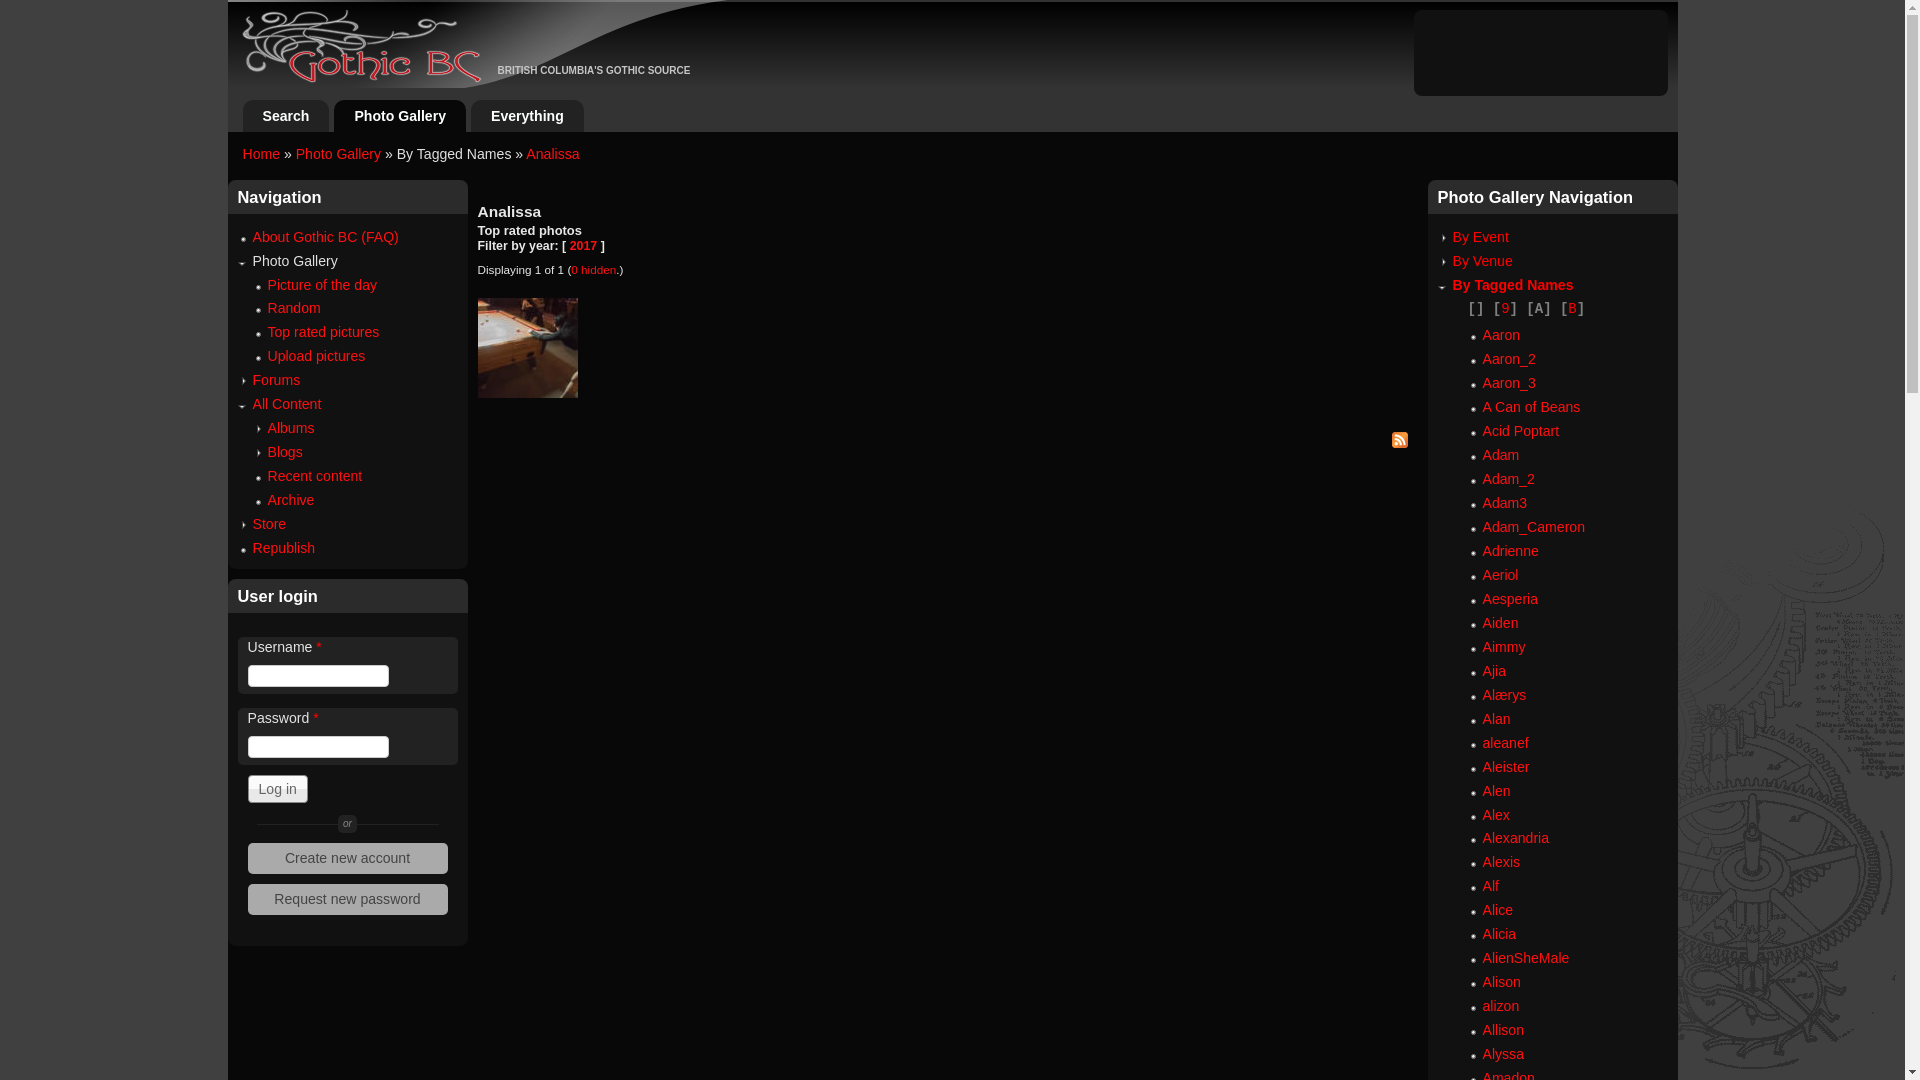  I want to click on 'Adam', so click(1500, 455).